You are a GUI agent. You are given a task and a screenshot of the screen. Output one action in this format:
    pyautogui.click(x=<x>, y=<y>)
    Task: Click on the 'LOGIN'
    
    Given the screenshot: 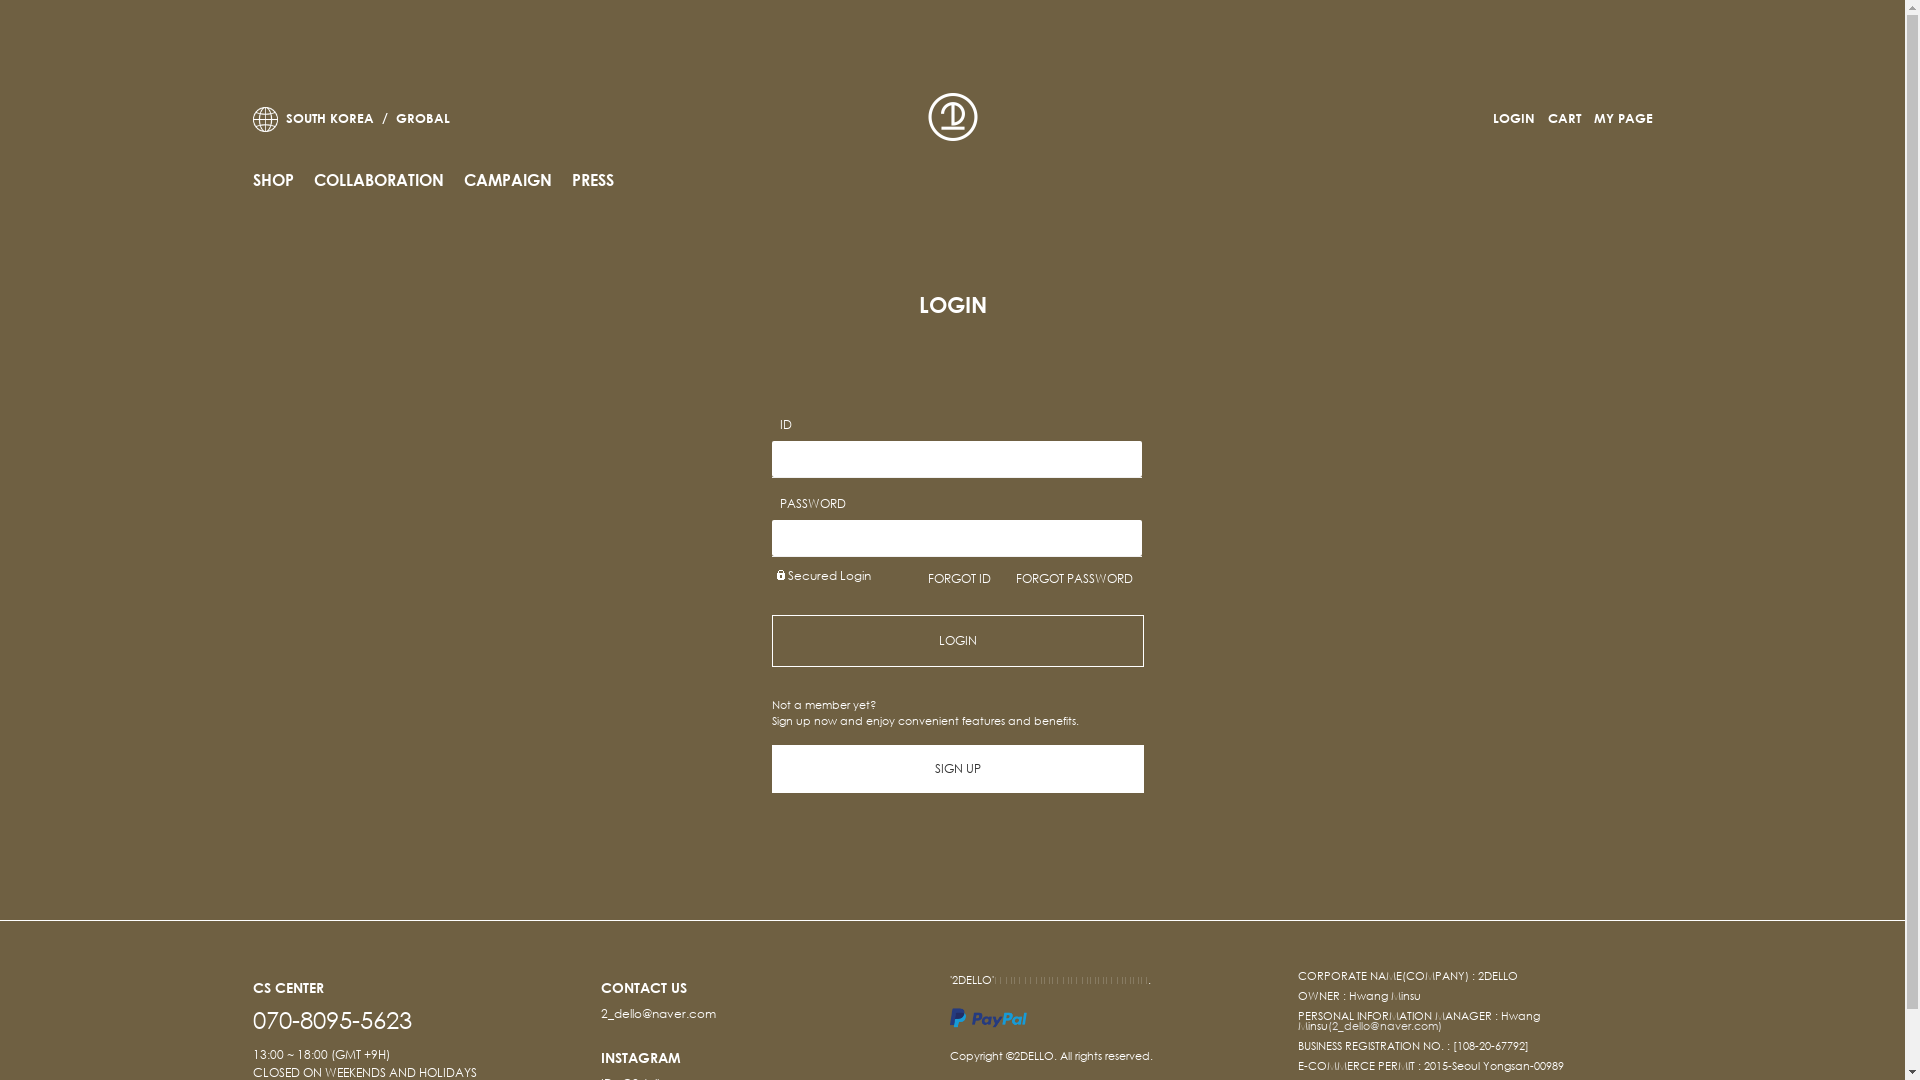 What is the action you would take?
    pyautogui.click(x=771, y=640)
    